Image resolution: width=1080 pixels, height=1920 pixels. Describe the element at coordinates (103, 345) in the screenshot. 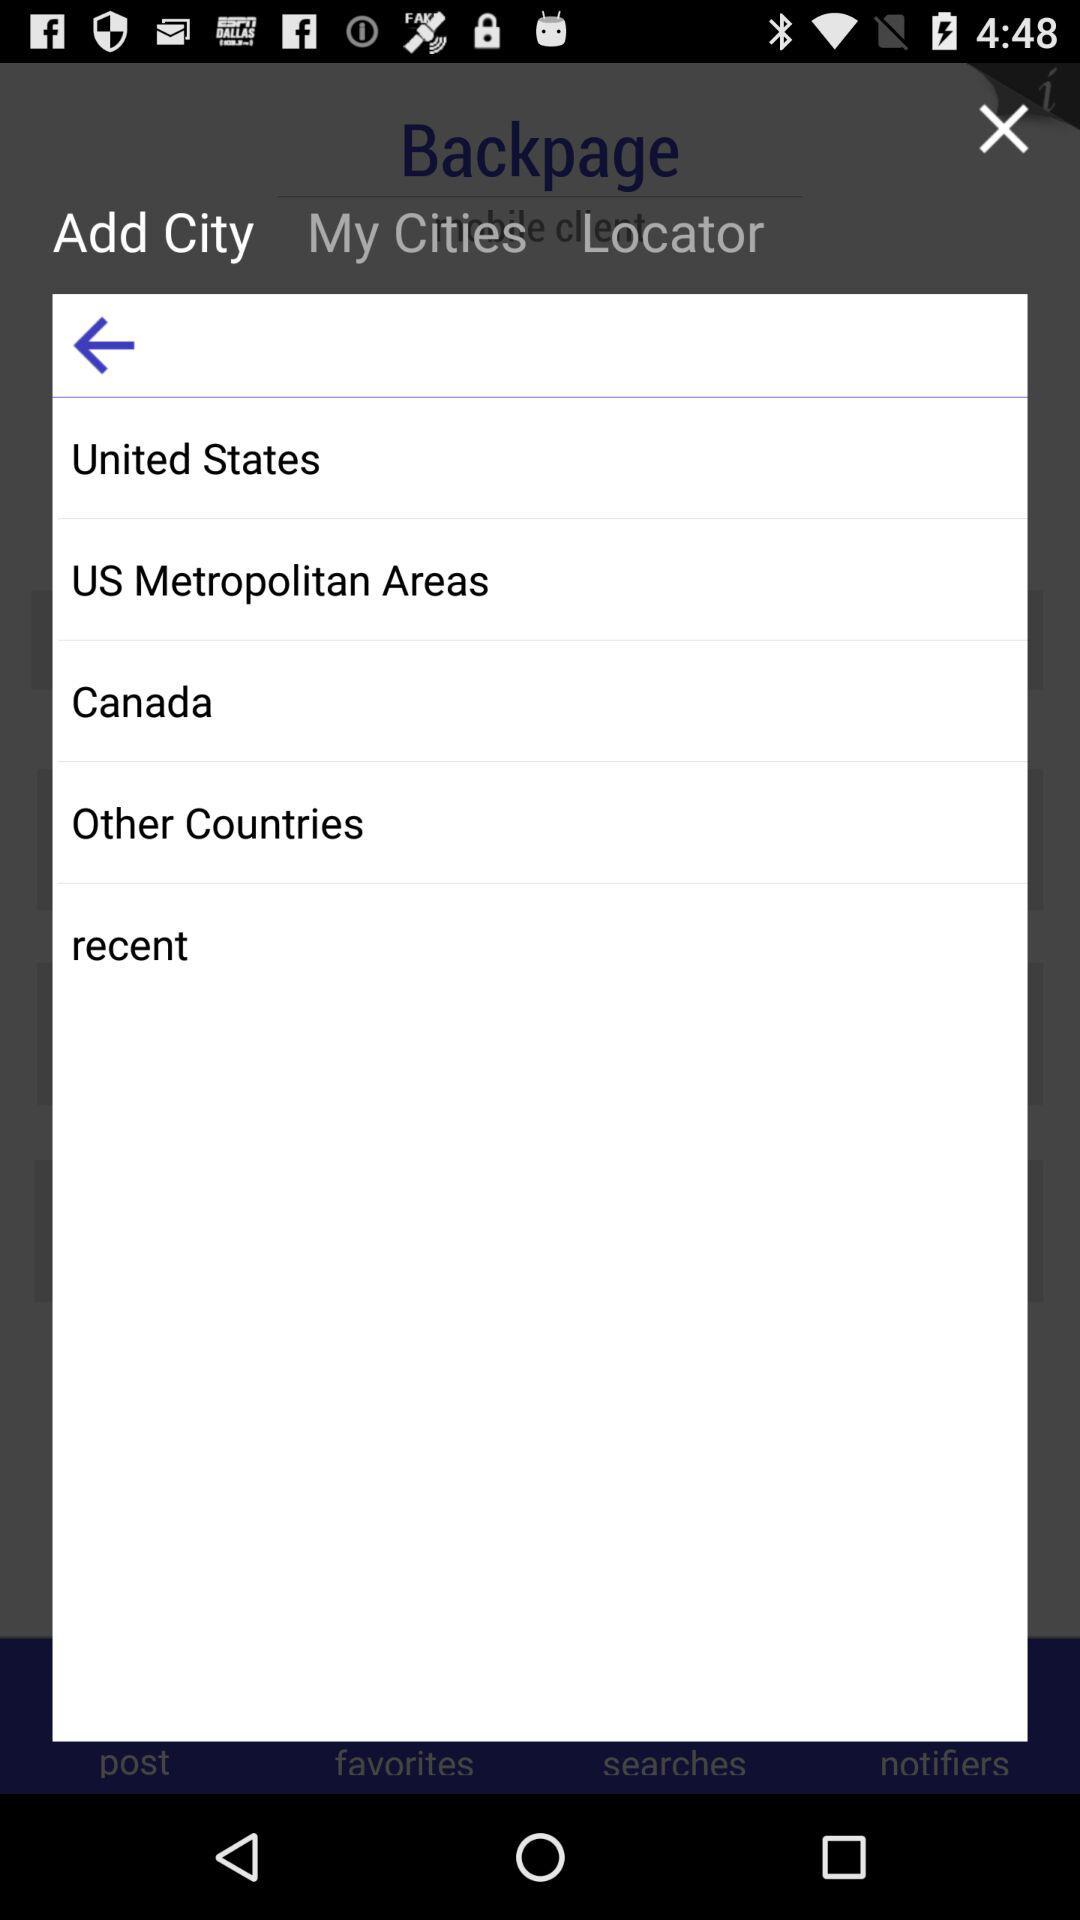

I see `the item below add city` at that location.